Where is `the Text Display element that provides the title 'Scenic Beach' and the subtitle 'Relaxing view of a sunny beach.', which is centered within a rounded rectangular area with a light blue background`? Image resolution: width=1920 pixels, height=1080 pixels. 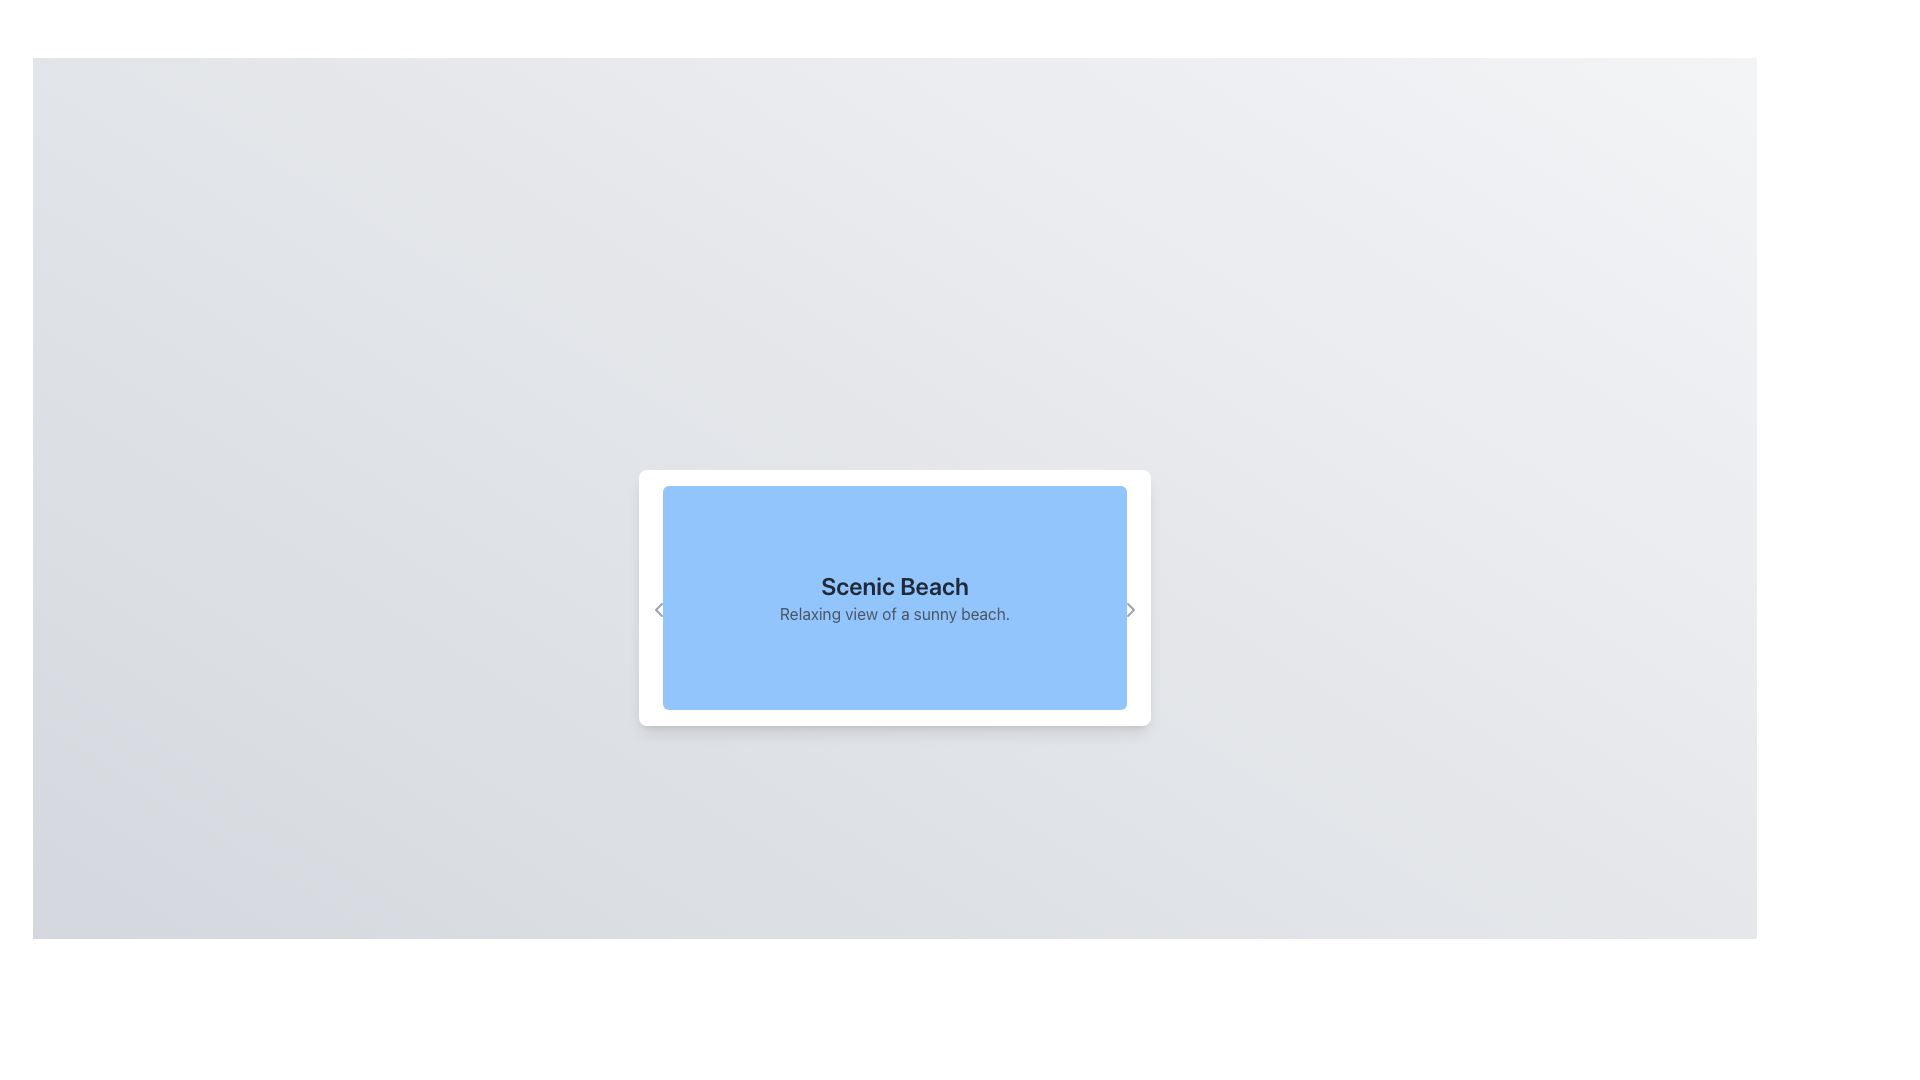 the Text Display element that provides the title 'Scenic Beach' and the subtitle 'Relaxing view of a sunny beach.', which is centered within a rounded rectangular area with a light blue background is located at coordinates (893, 596).